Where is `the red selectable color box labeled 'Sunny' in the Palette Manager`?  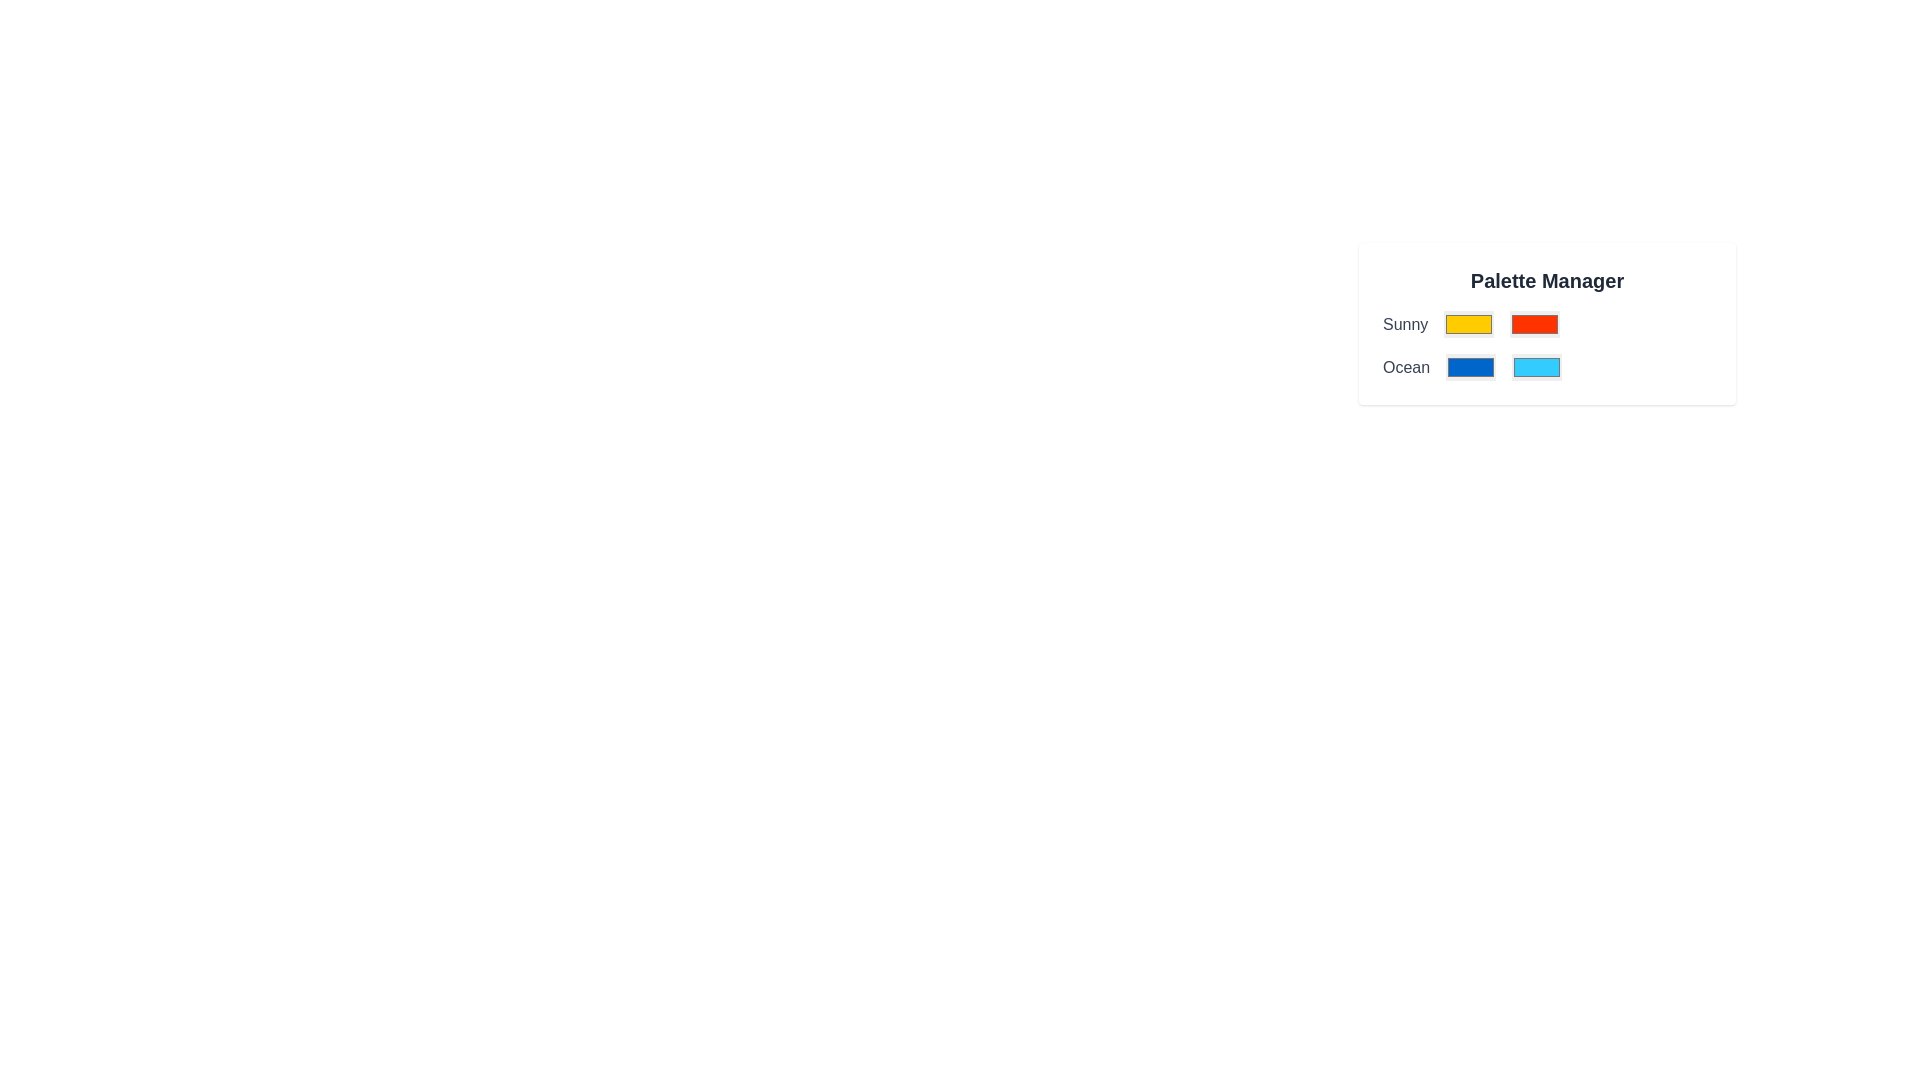
the red selectable color box labeled 'Sunny' in the Palette Manager is located at coordinates (1546, 337).